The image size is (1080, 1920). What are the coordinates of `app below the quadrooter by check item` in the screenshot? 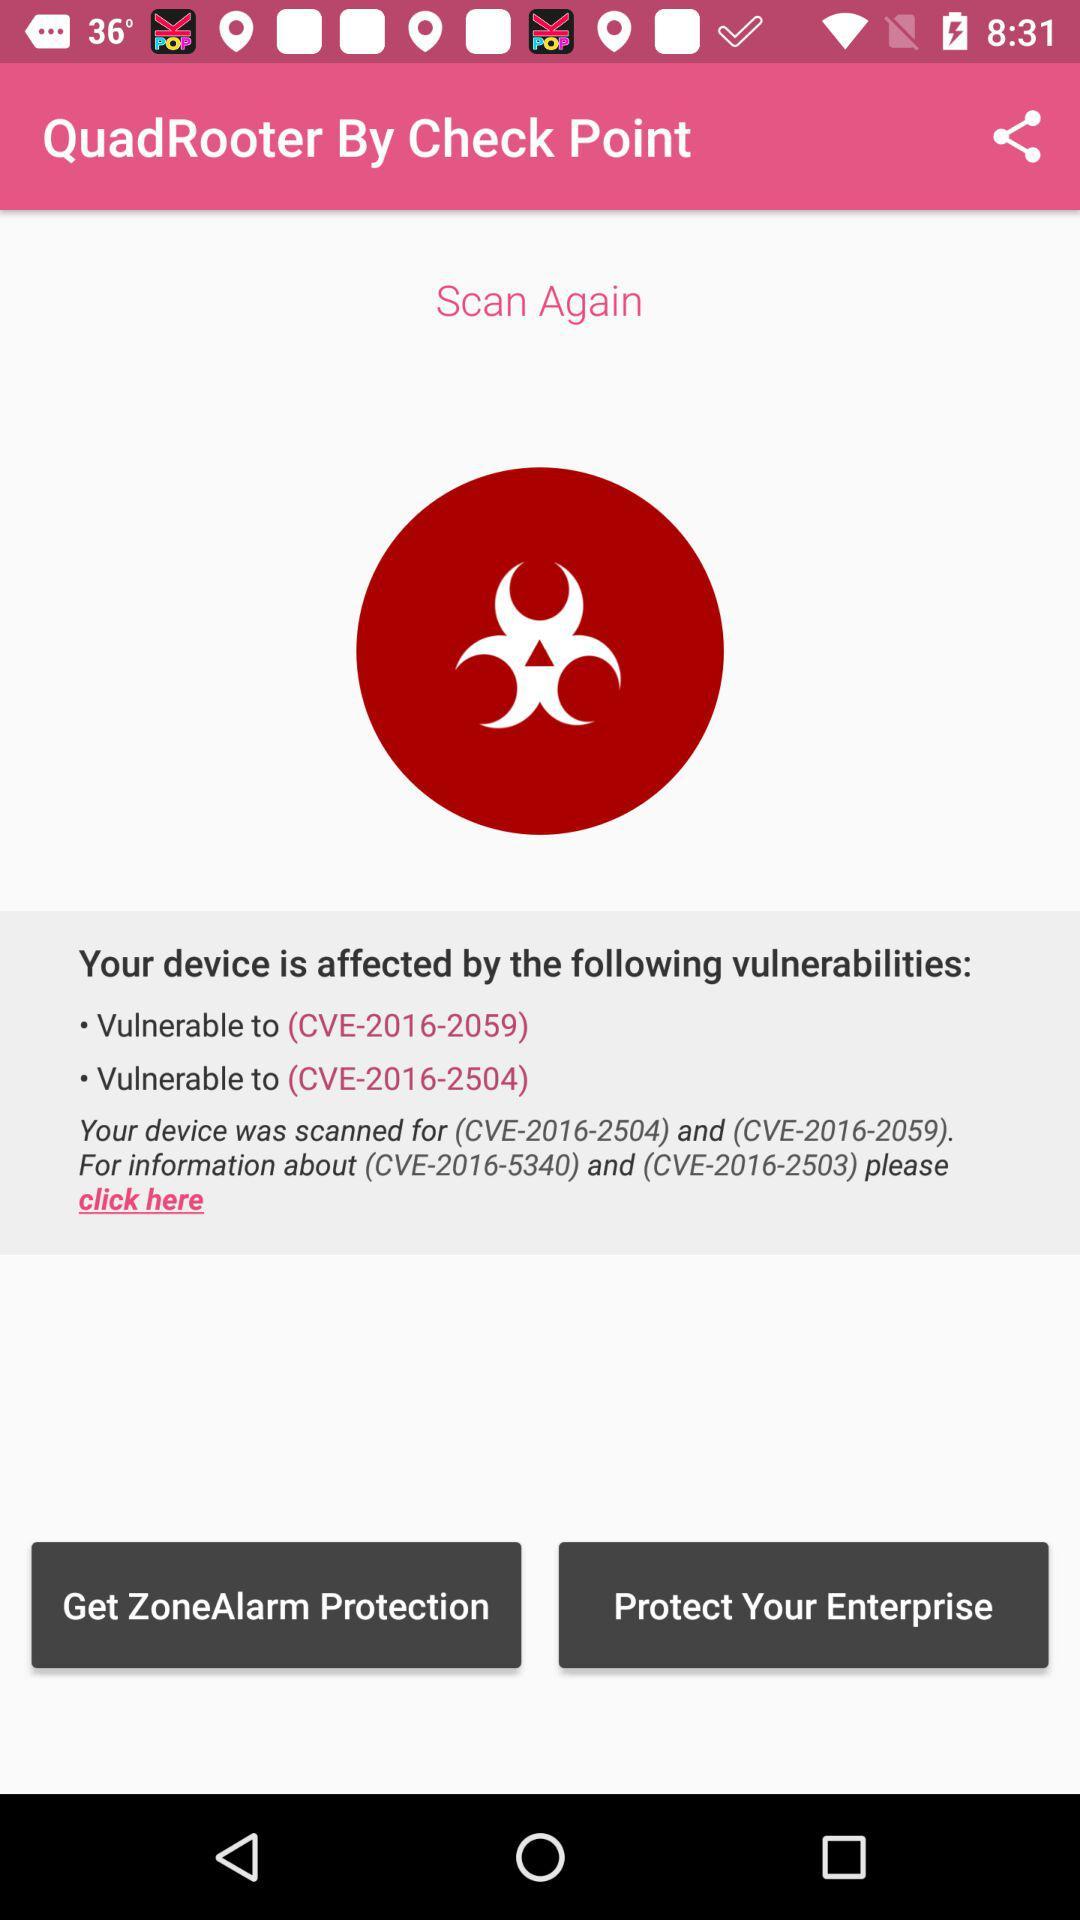 It's located at (538, 298).